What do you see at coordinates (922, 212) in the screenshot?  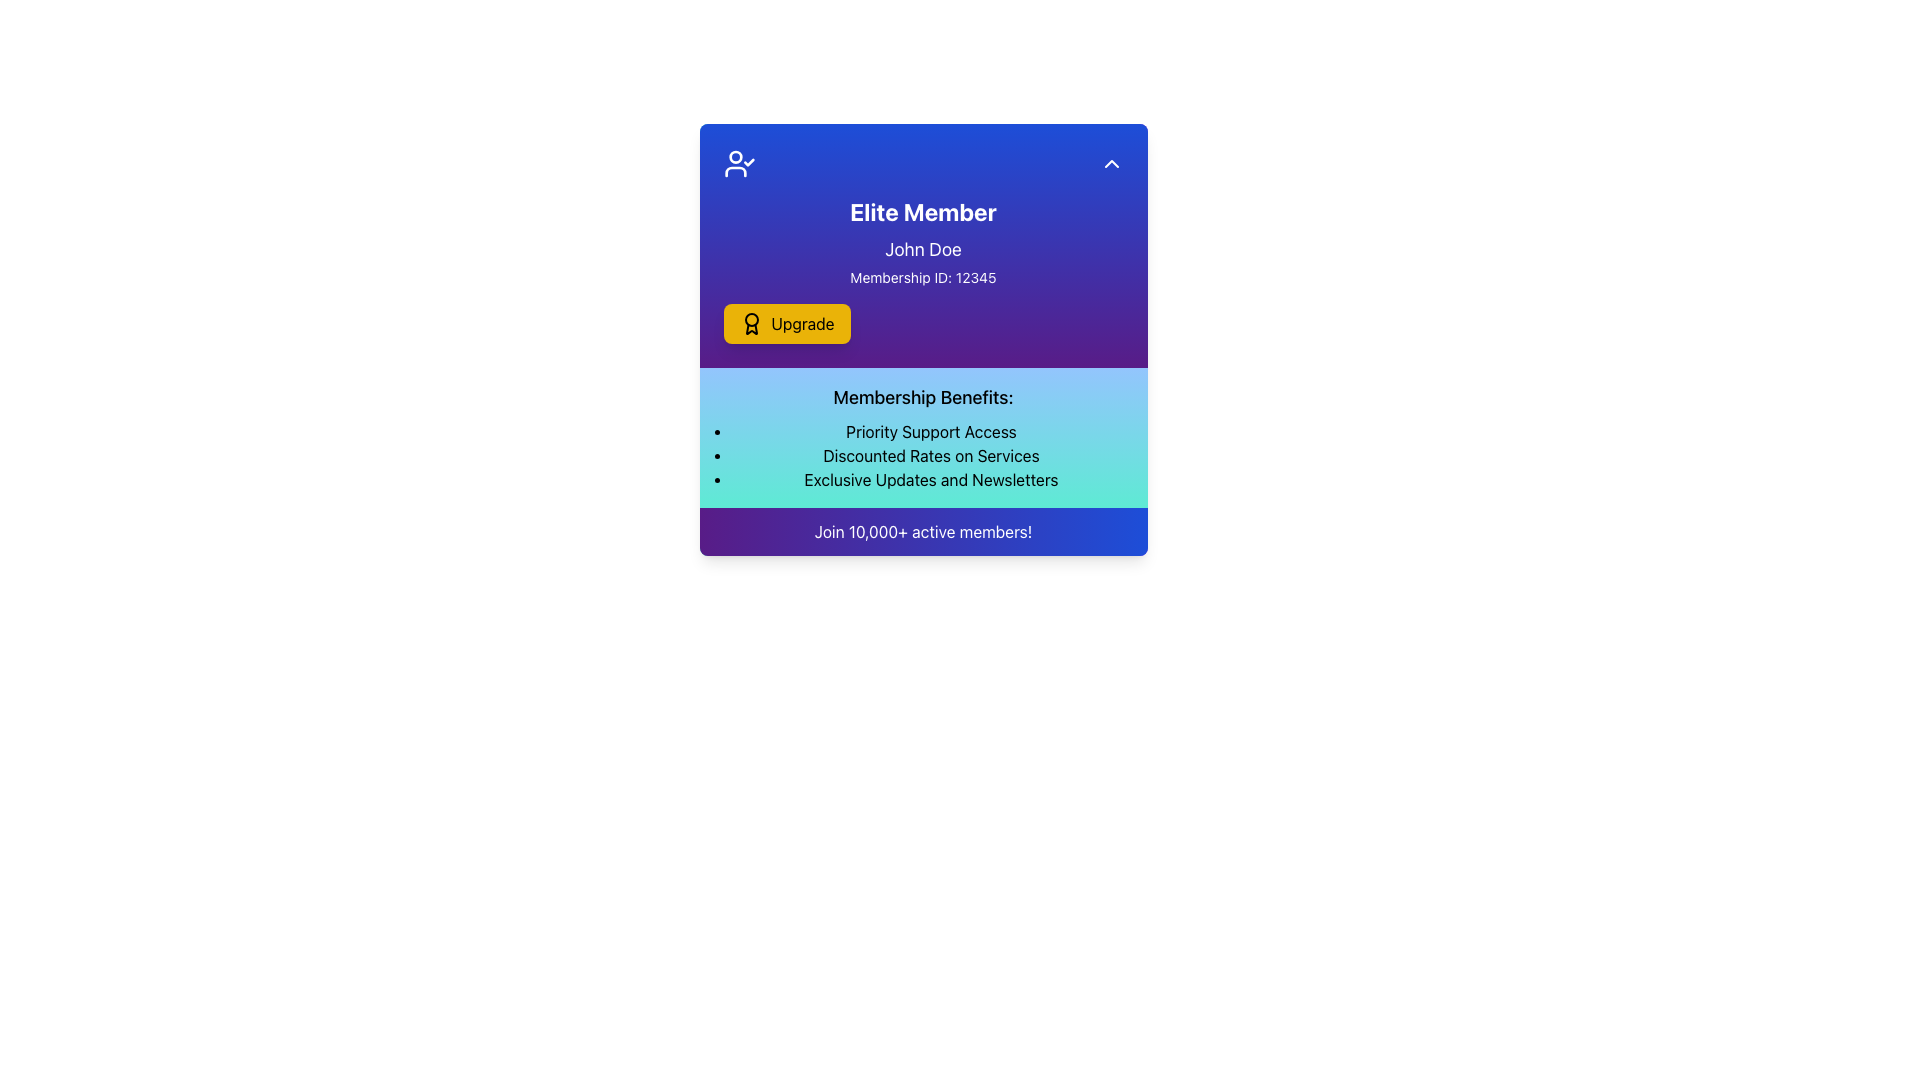 I see `the 'Elite Member' text label, which is prominently displayed in a bold and large font on a blue-to-purple gradient background card, located above the 'John Doe' text` at bounding box center [922, 212].